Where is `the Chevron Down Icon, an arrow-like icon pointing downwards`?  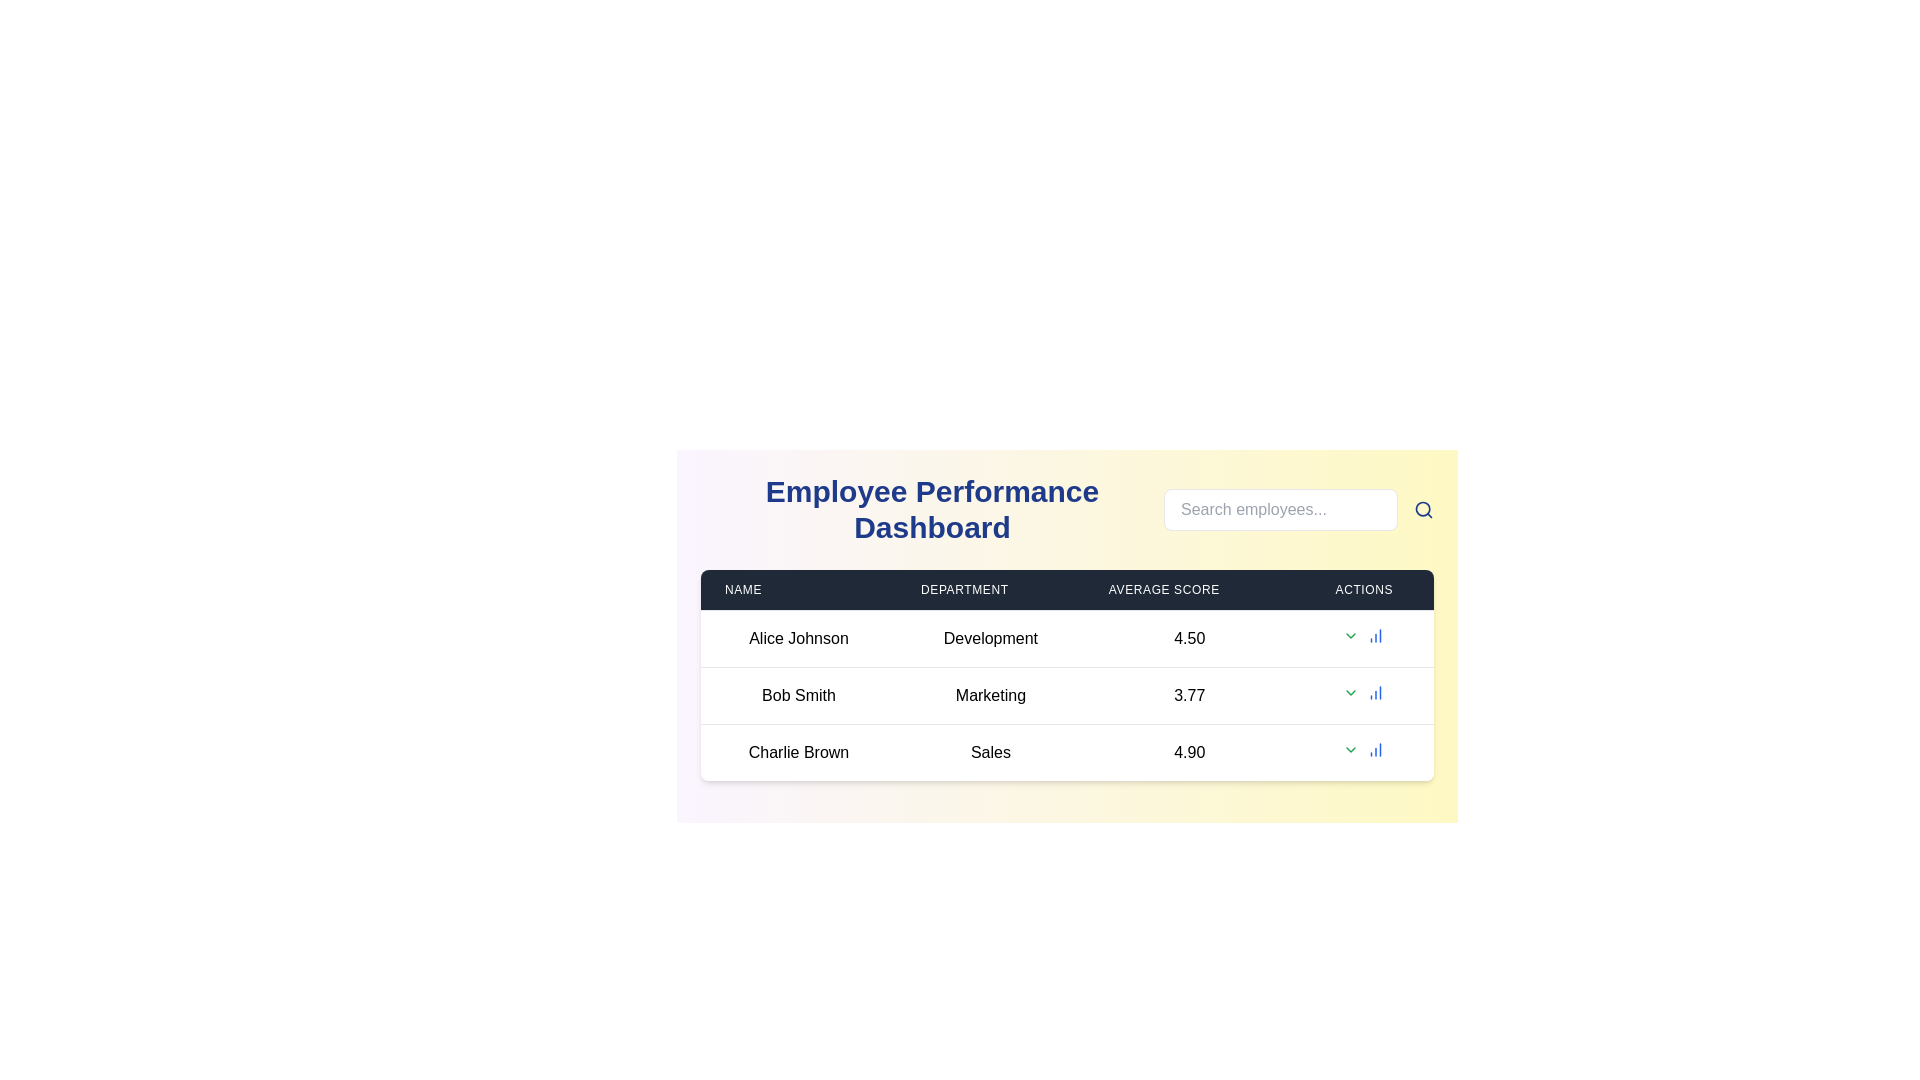 the Chevron Down Icon, an arrow-like icon pointing downwards is located at coordinates (1351, 692).